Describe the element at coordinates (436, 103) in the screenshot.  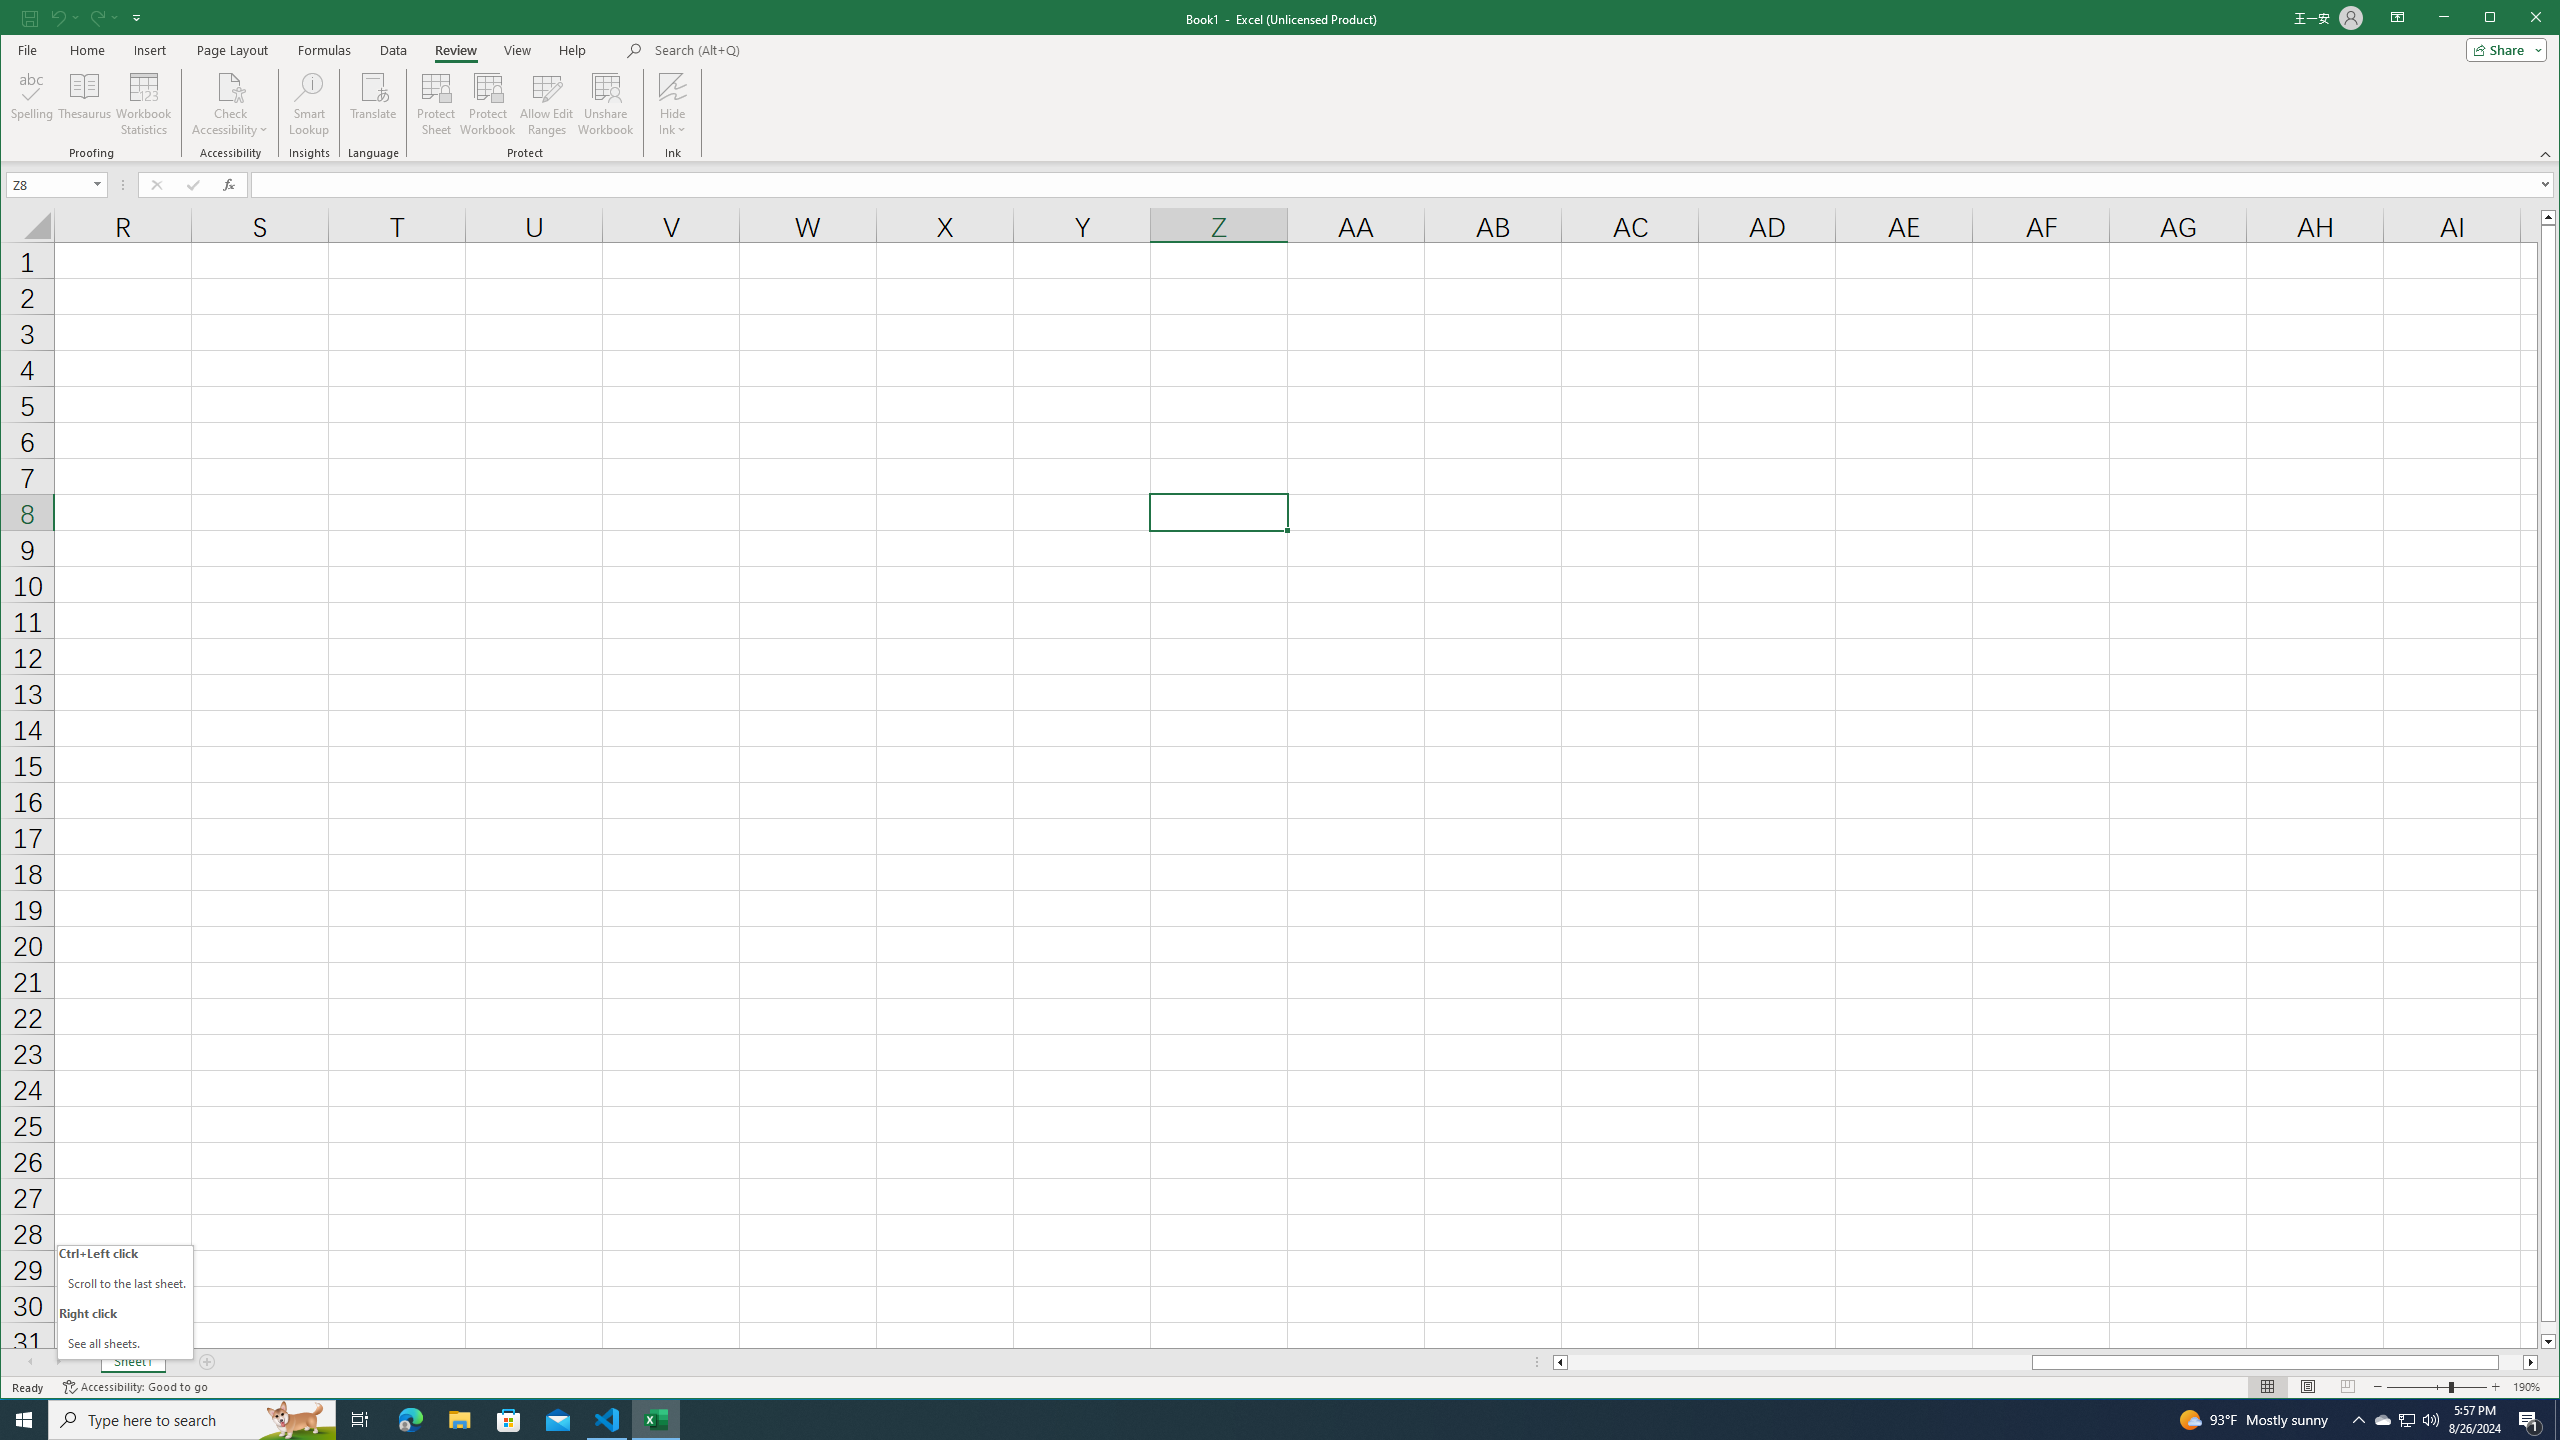
I see `'Protect Sheet...'` at that location.